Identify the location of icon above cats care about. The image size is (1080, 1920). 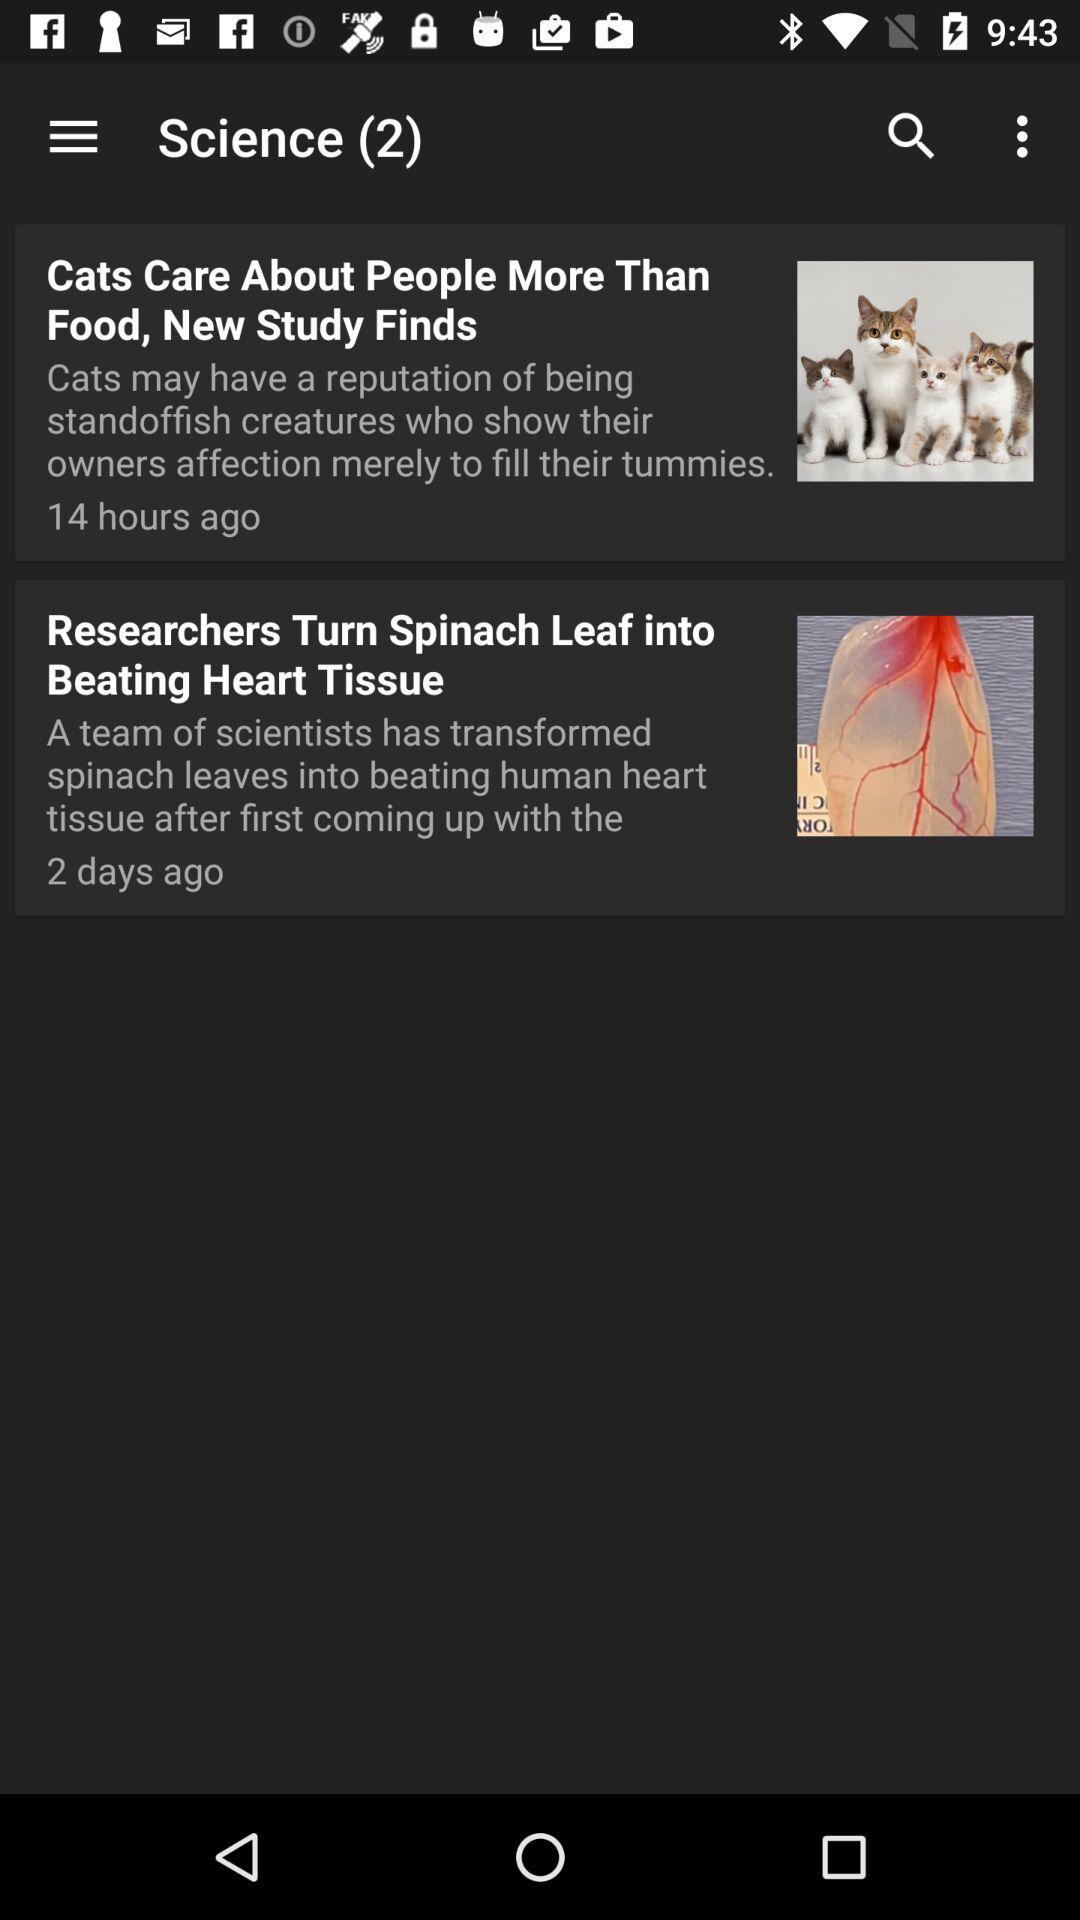
(72, 135).